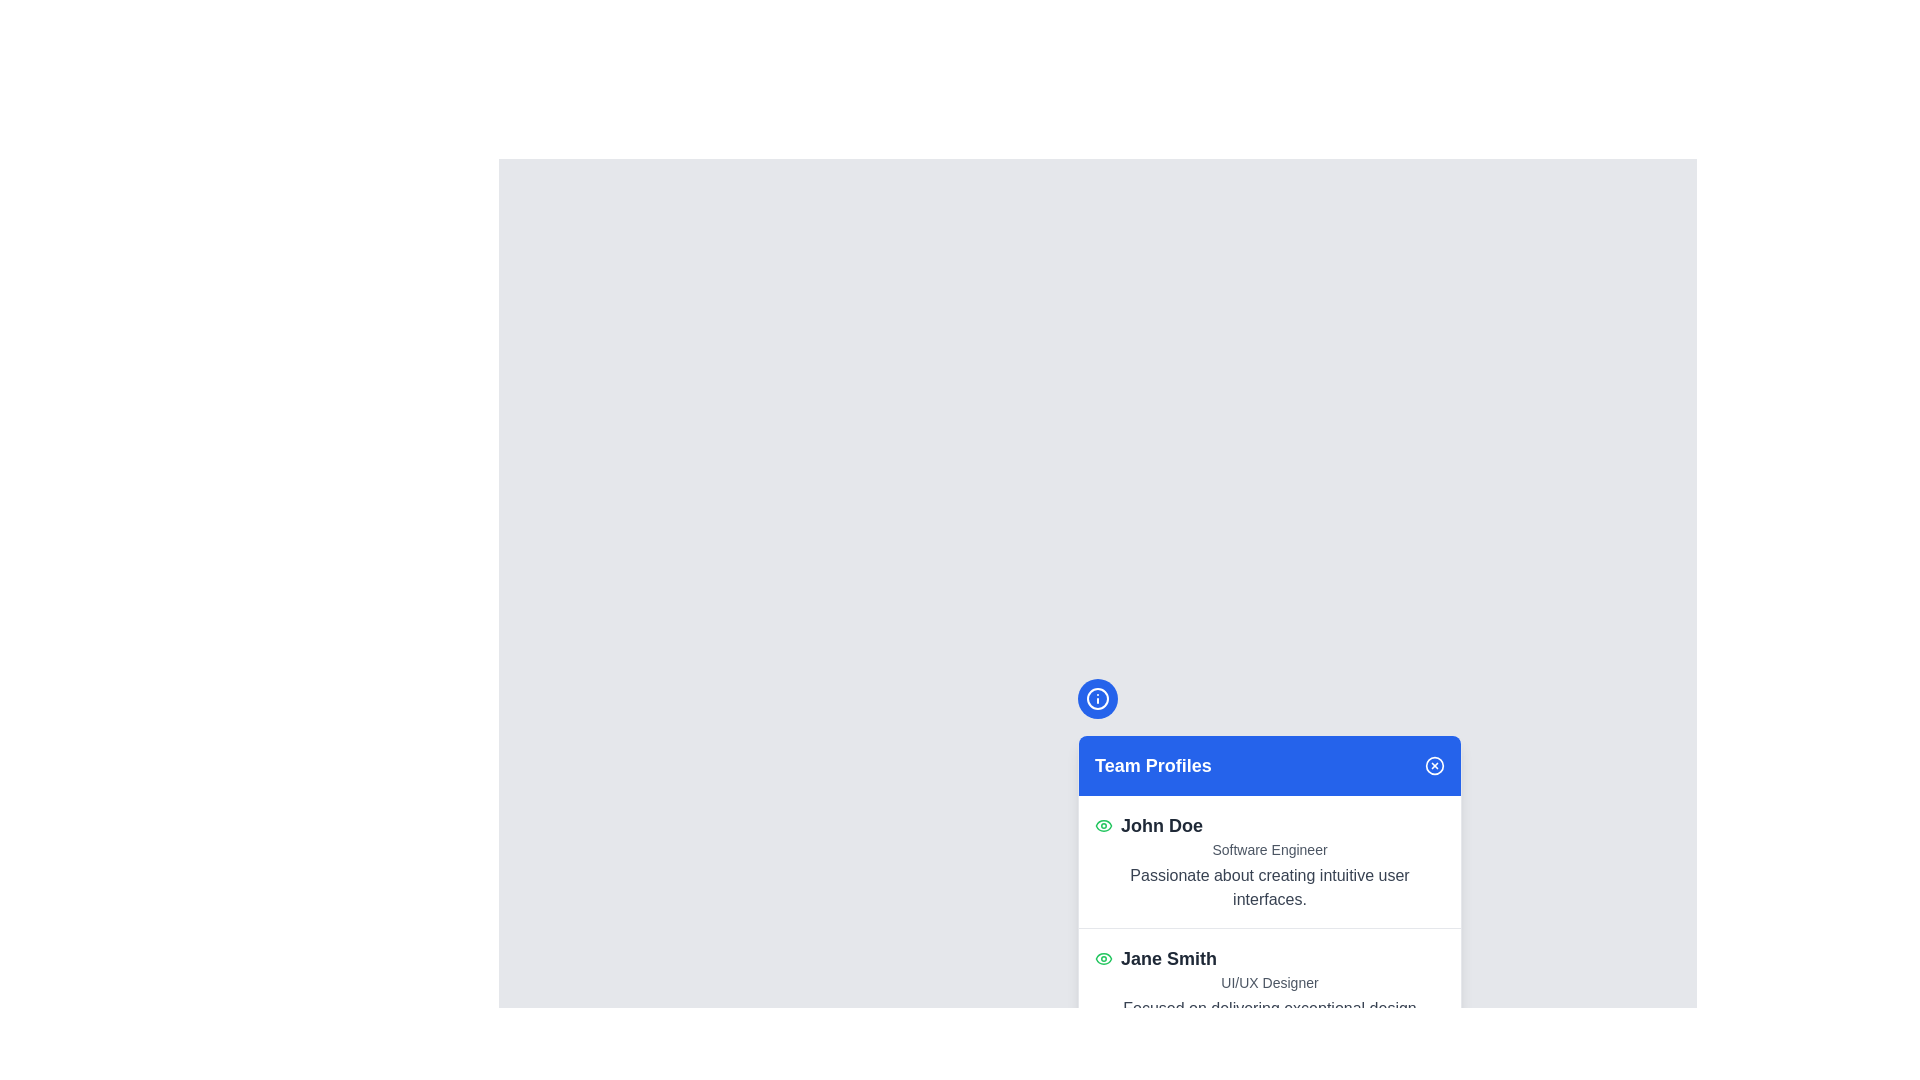 The image size is (1920, 1080). What do you see at coordinates (1269, 886) in the screenshot?
I see `the textual description that reads 'Passionate about creating intuitive user interfaces.' positioned below 'Software Engineer'` at bounding box center [1269, 886].